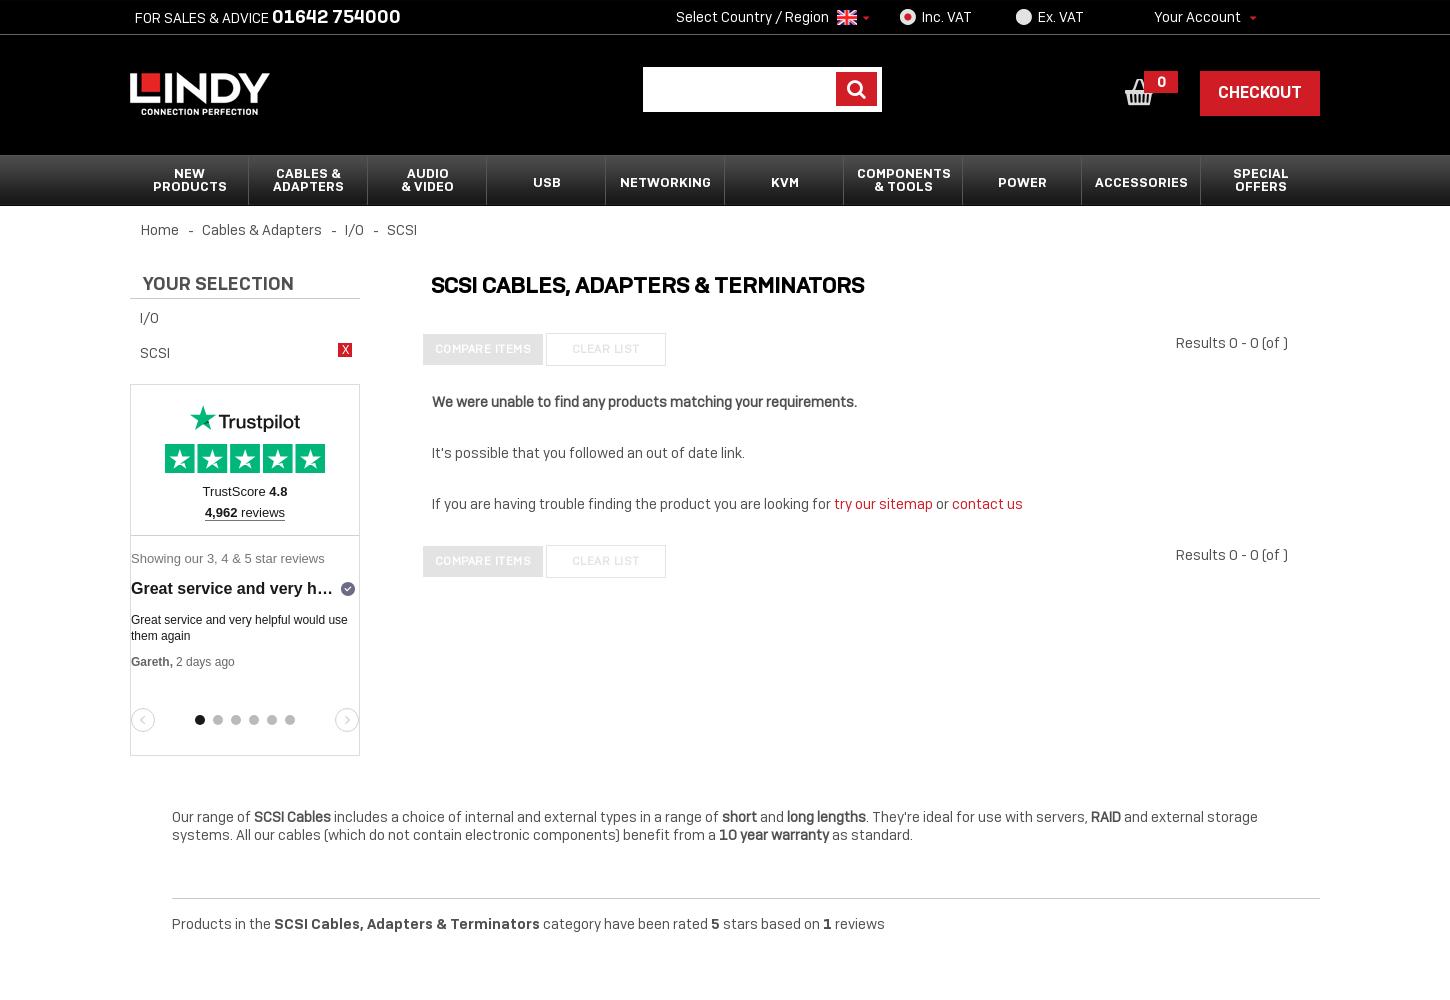  I want to click on 'SCSI Cables', so click(294, 816).